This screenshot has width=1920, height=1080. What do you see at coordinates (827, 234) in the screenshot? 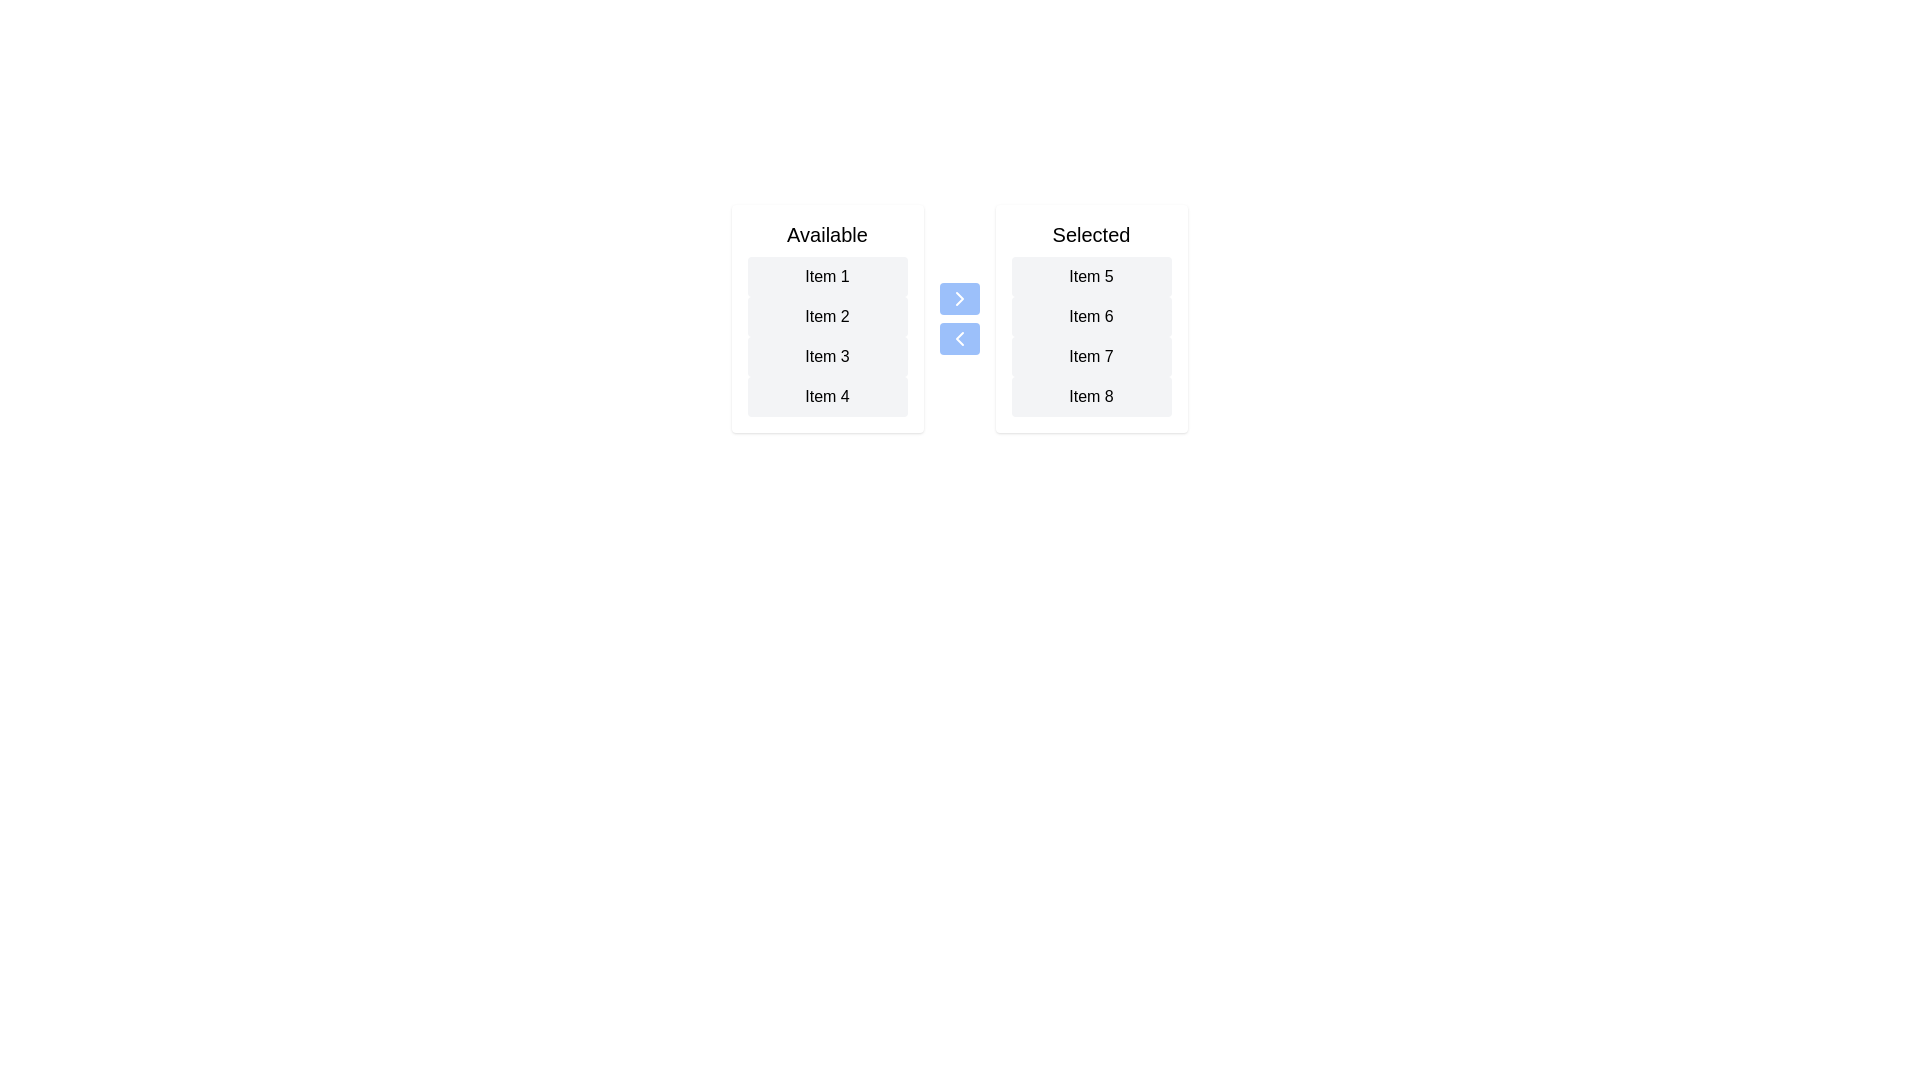
I see `the text label displaying 'Available', which is bold and positioned at the top center of a pale white rectangular section` at bounding box center [827, 234].